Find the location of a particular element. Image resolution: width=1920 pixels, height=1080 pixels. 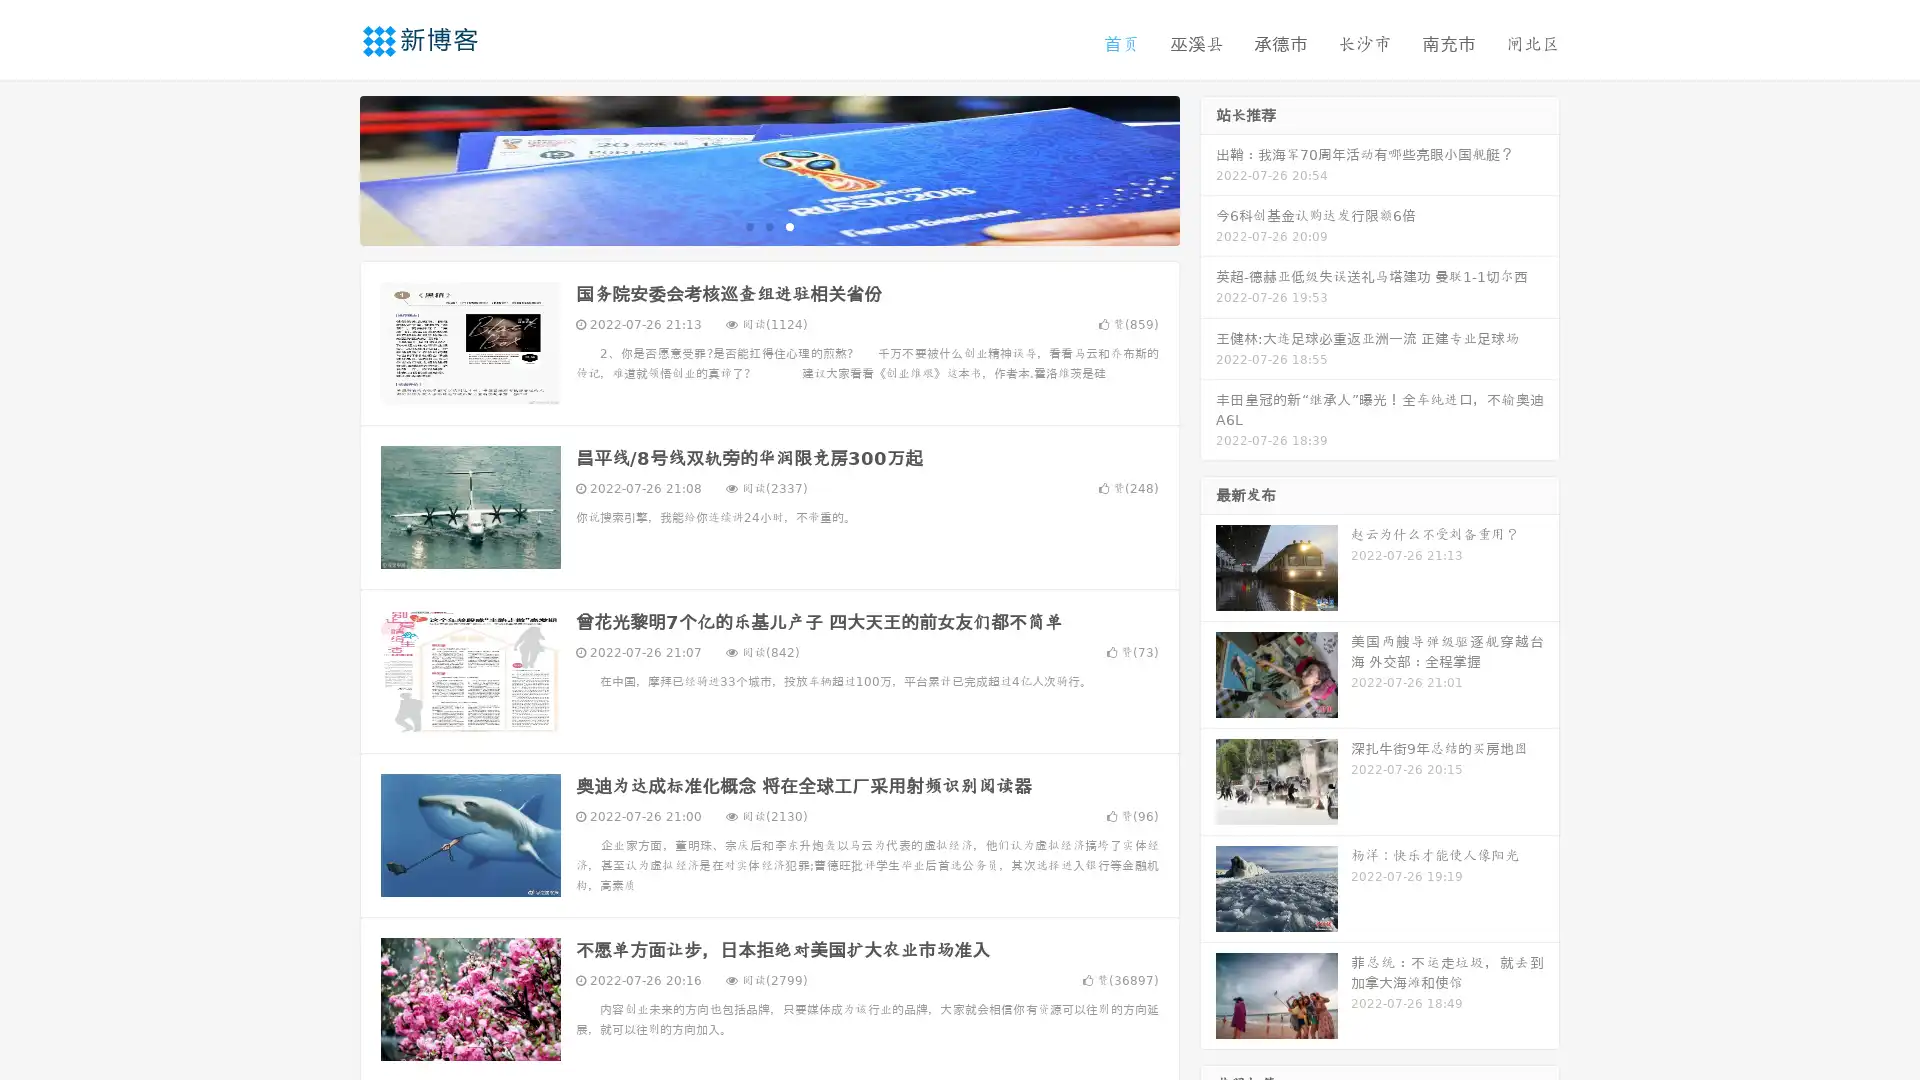

Go to slide 3 is located at coordinates (789, 225).